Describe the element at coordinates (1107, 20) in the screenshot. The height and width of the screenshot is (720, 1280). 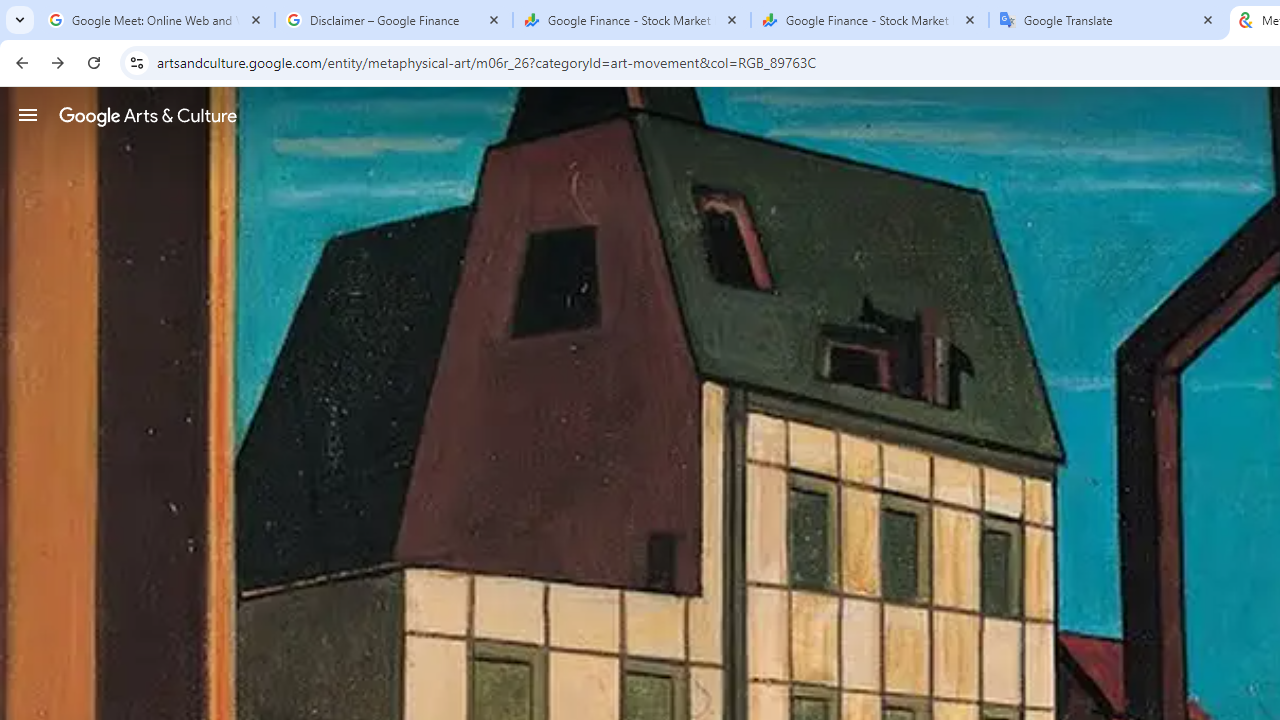
I see `'Google Translate'` at that location.